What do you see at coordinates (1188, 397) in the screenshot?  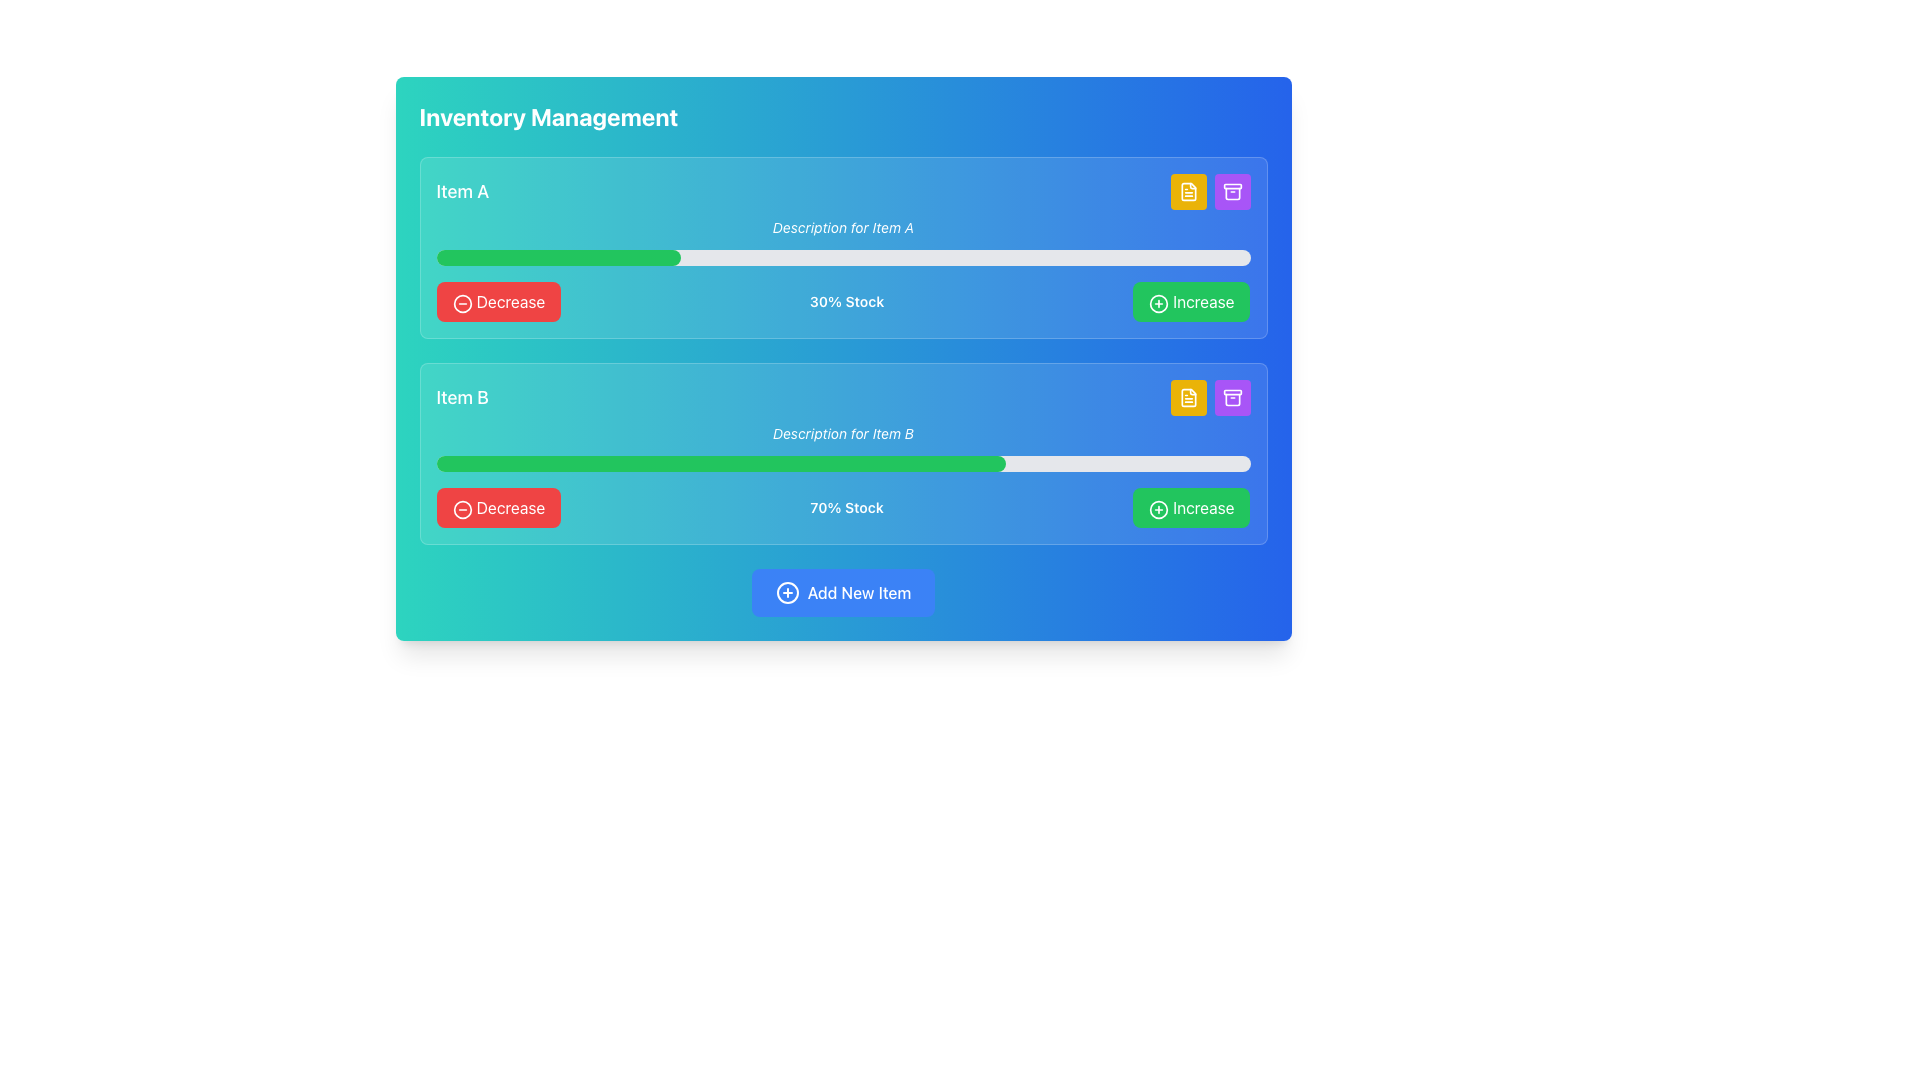 I see `the first icon button to the right within the control bar of 'Item B', located above the purple trash icon and near the green 'Increase' button` at bounding box center [1188, 397].